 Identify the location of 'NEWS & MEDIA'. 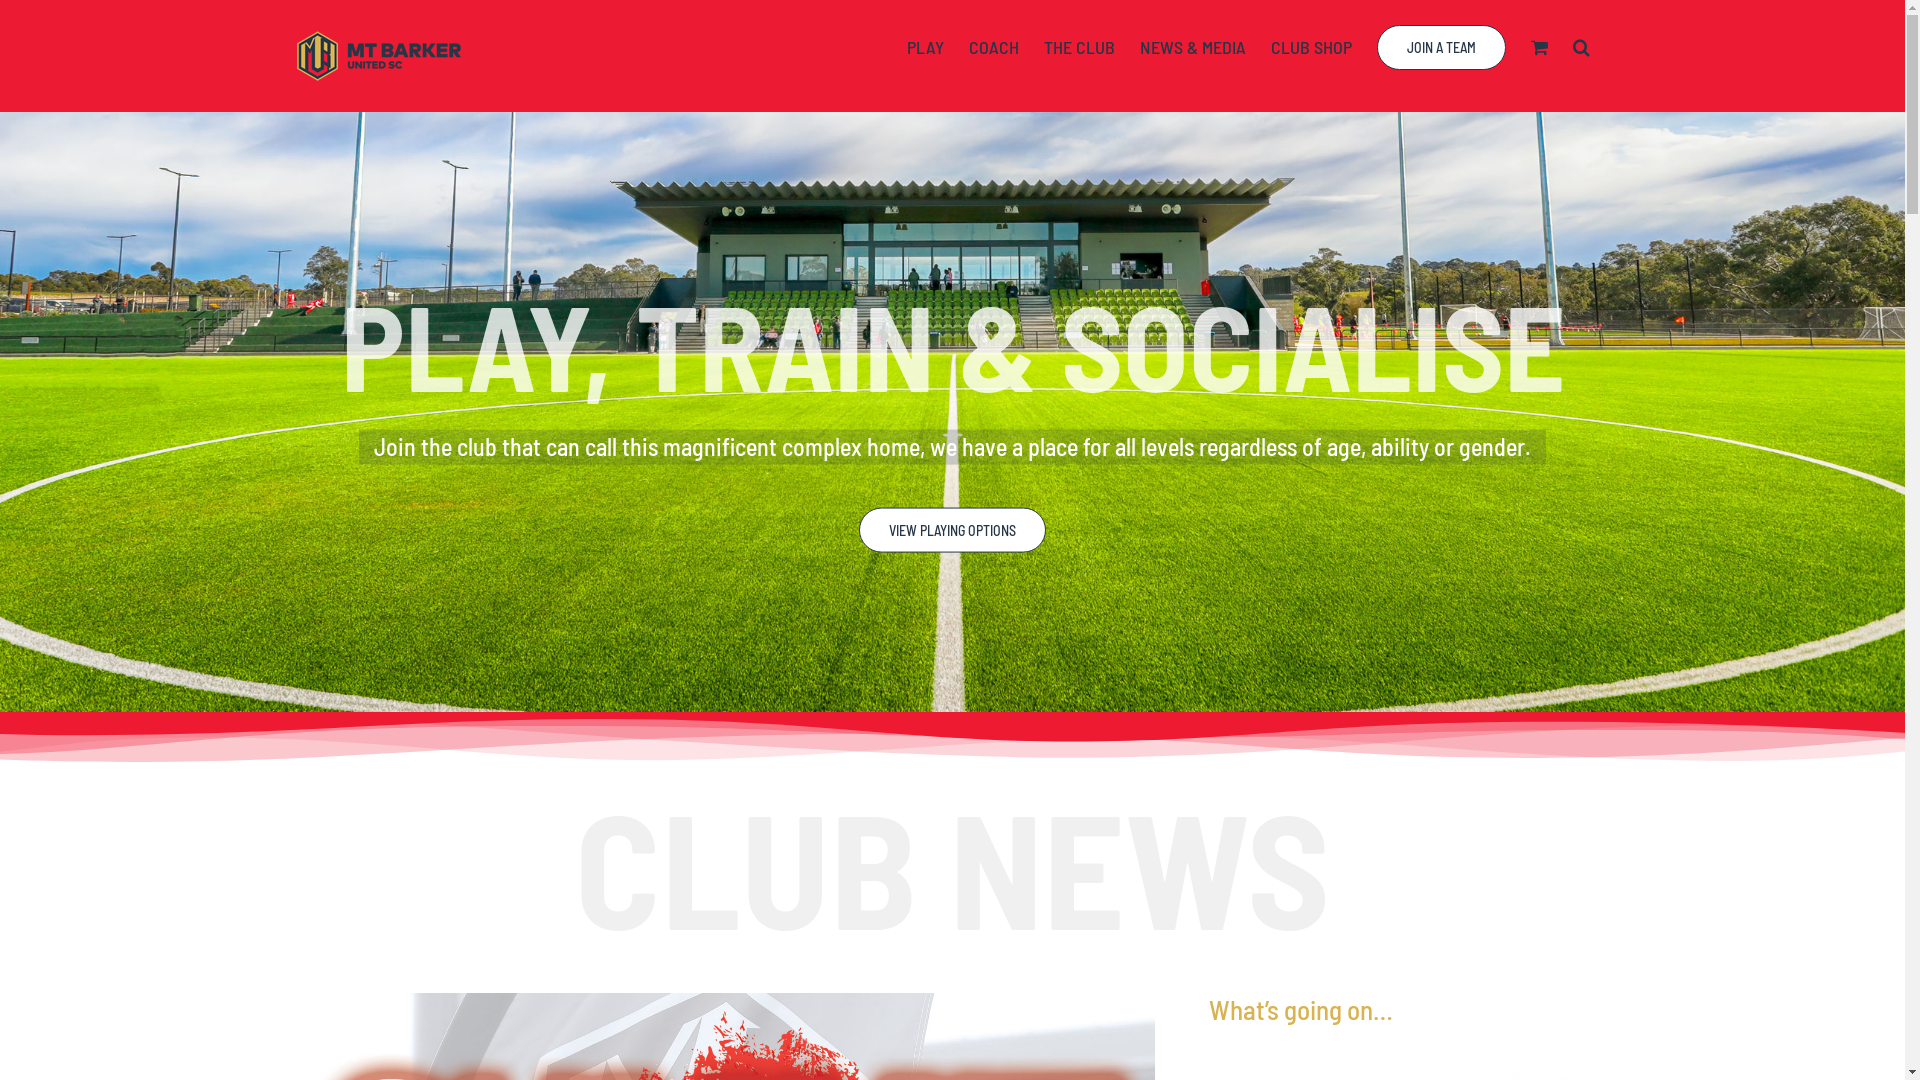
(1140, 45).